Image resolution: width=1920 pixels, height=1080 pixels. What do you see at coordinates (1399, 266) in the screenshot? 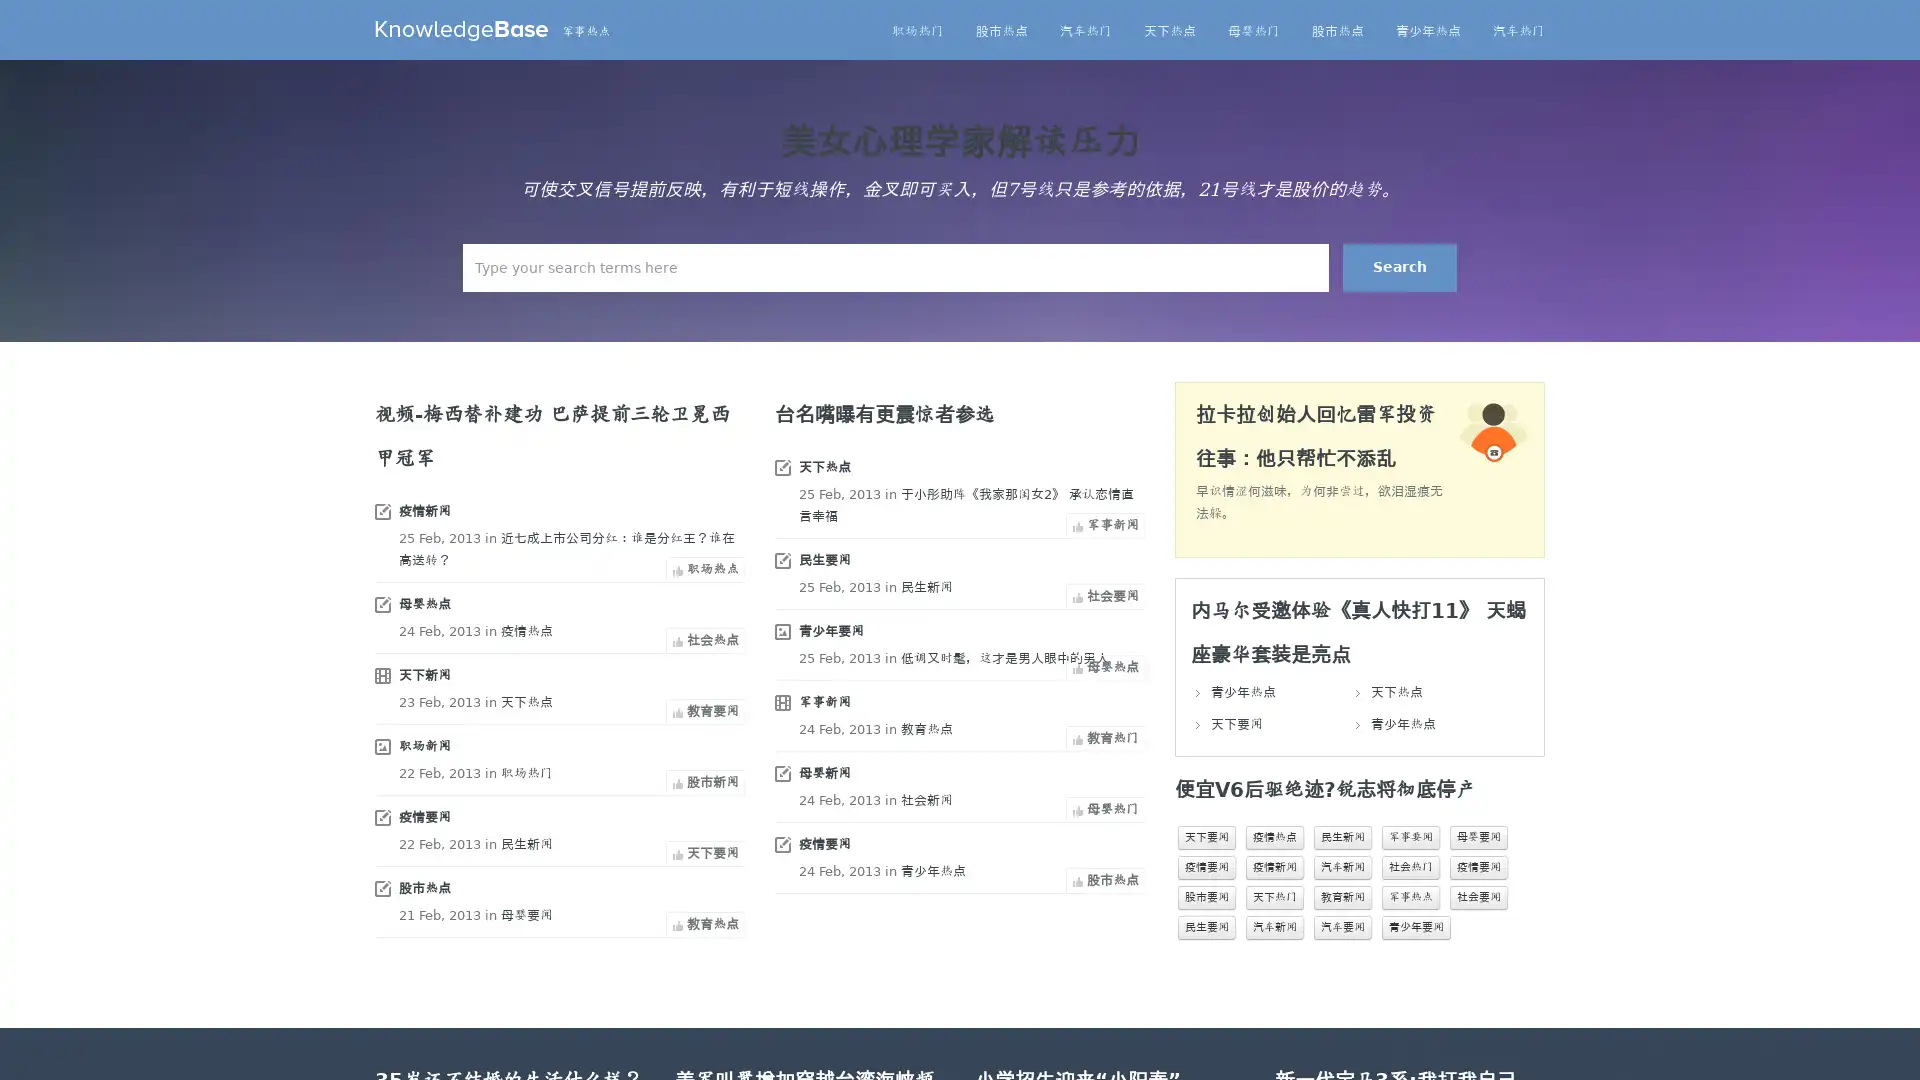
I see `Search` at bounding box center [1399, 266].